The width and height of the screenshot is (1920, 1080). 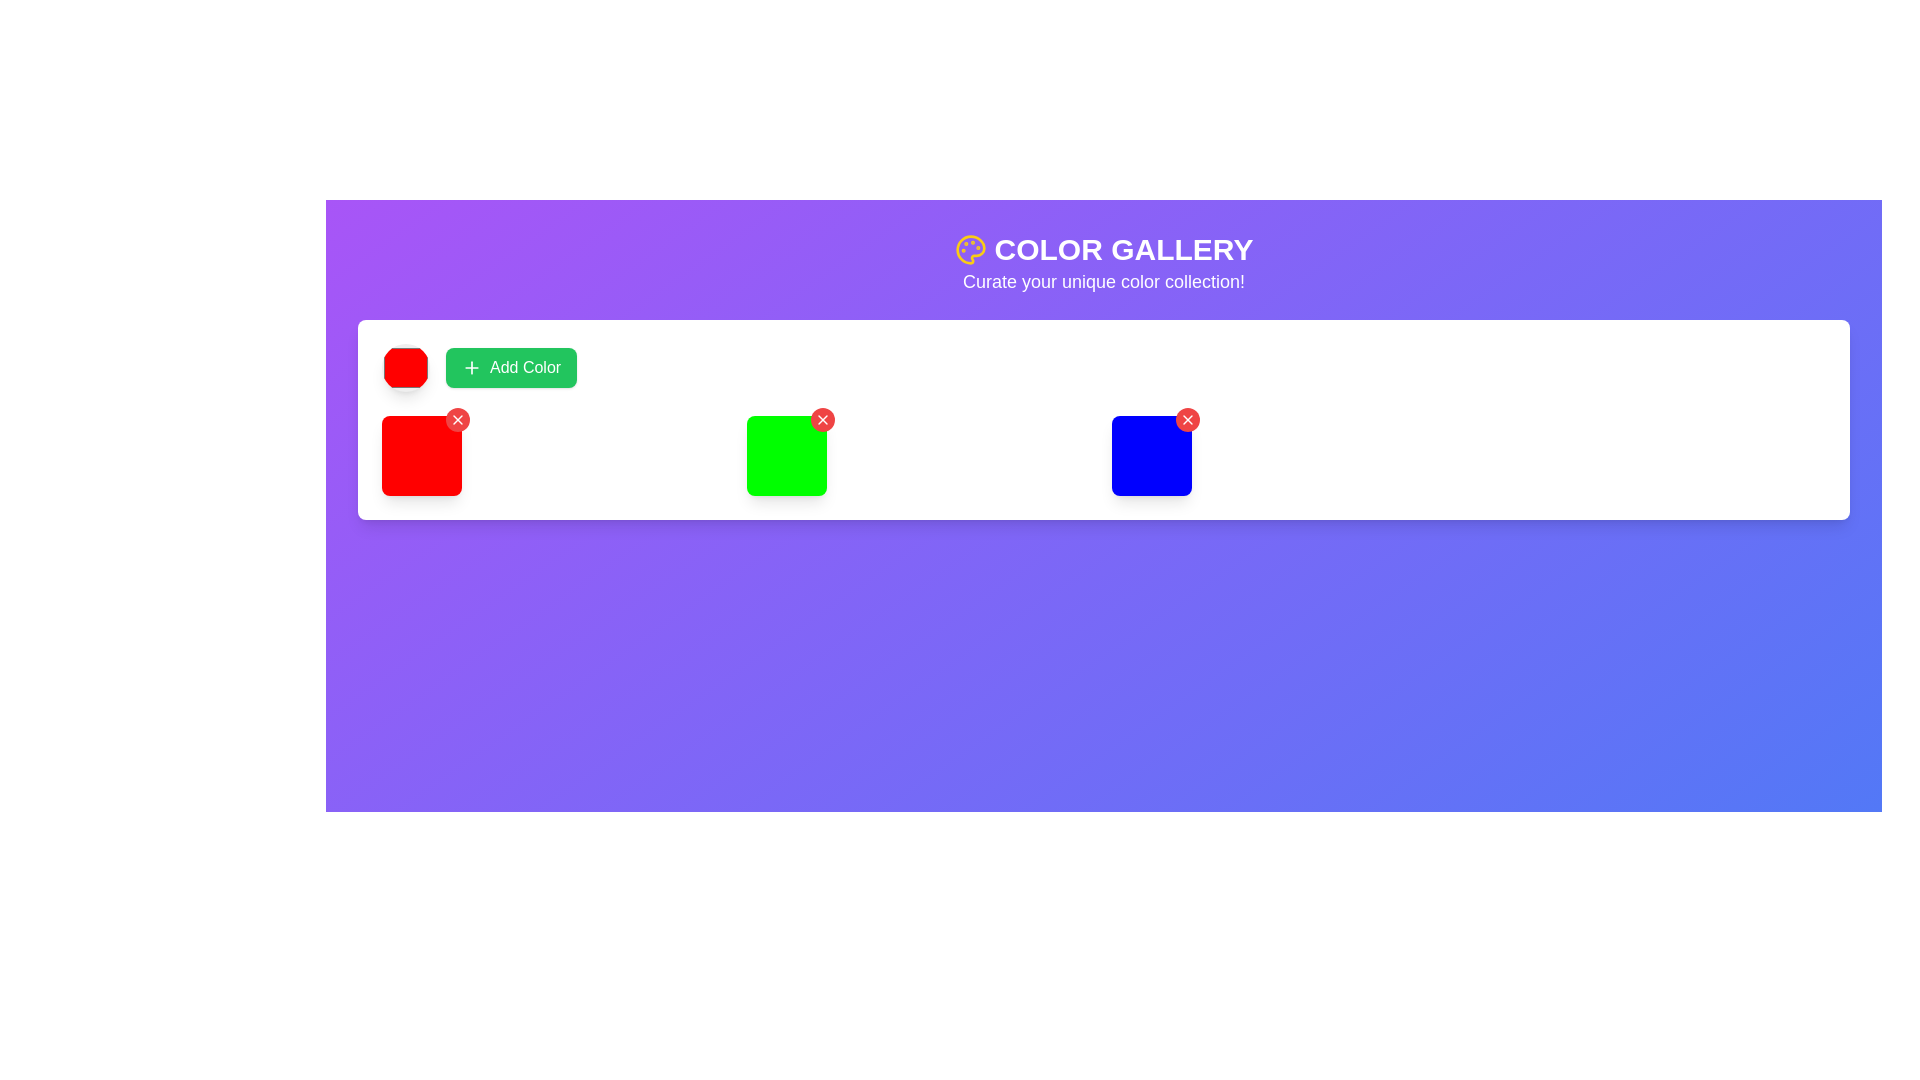 I want to click on the Textual header with the large bold uppercase text 'Color Gallery' and the subheading 'Curate your unique color collection!' that is centrally positioned with a gradient background transitioning from purple to blue, so click(x=1103, y=262).